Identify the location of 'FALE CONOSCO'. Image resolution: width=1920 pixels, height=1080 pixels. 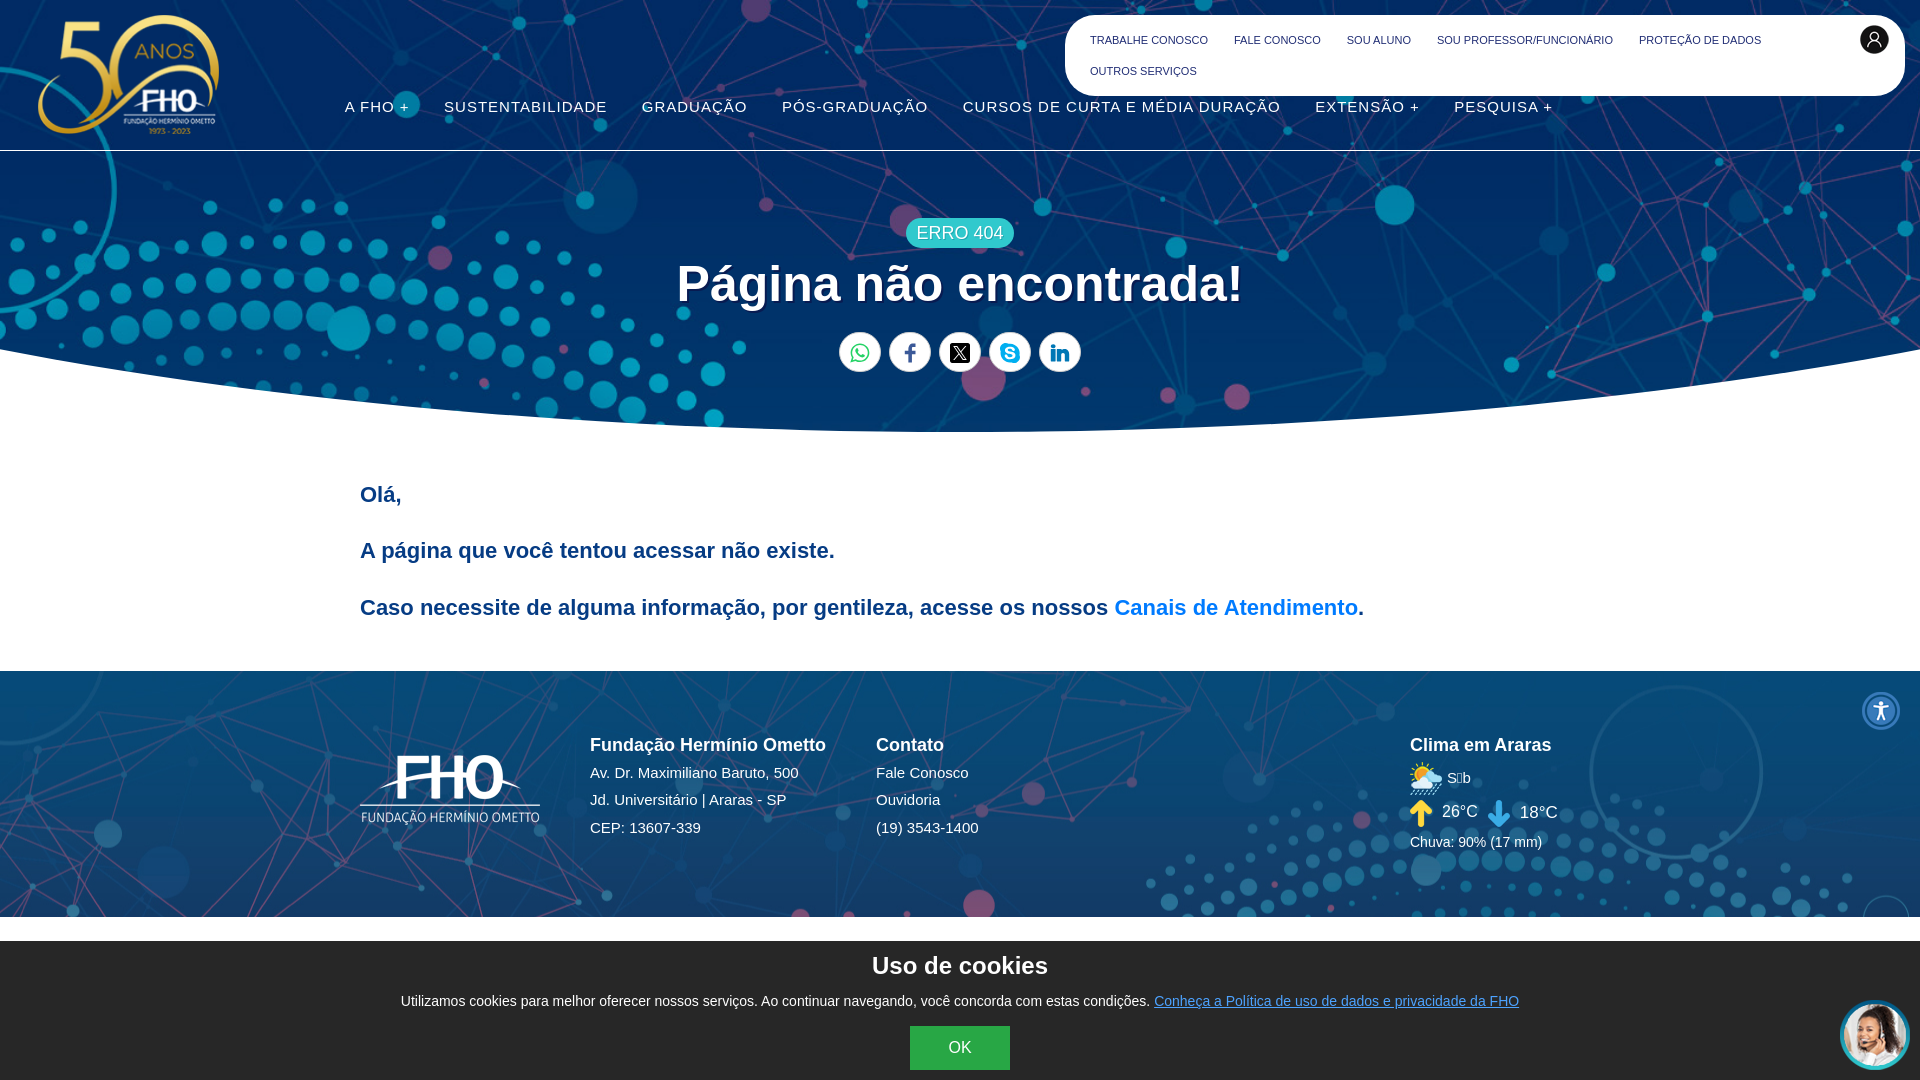
(1223, 40).